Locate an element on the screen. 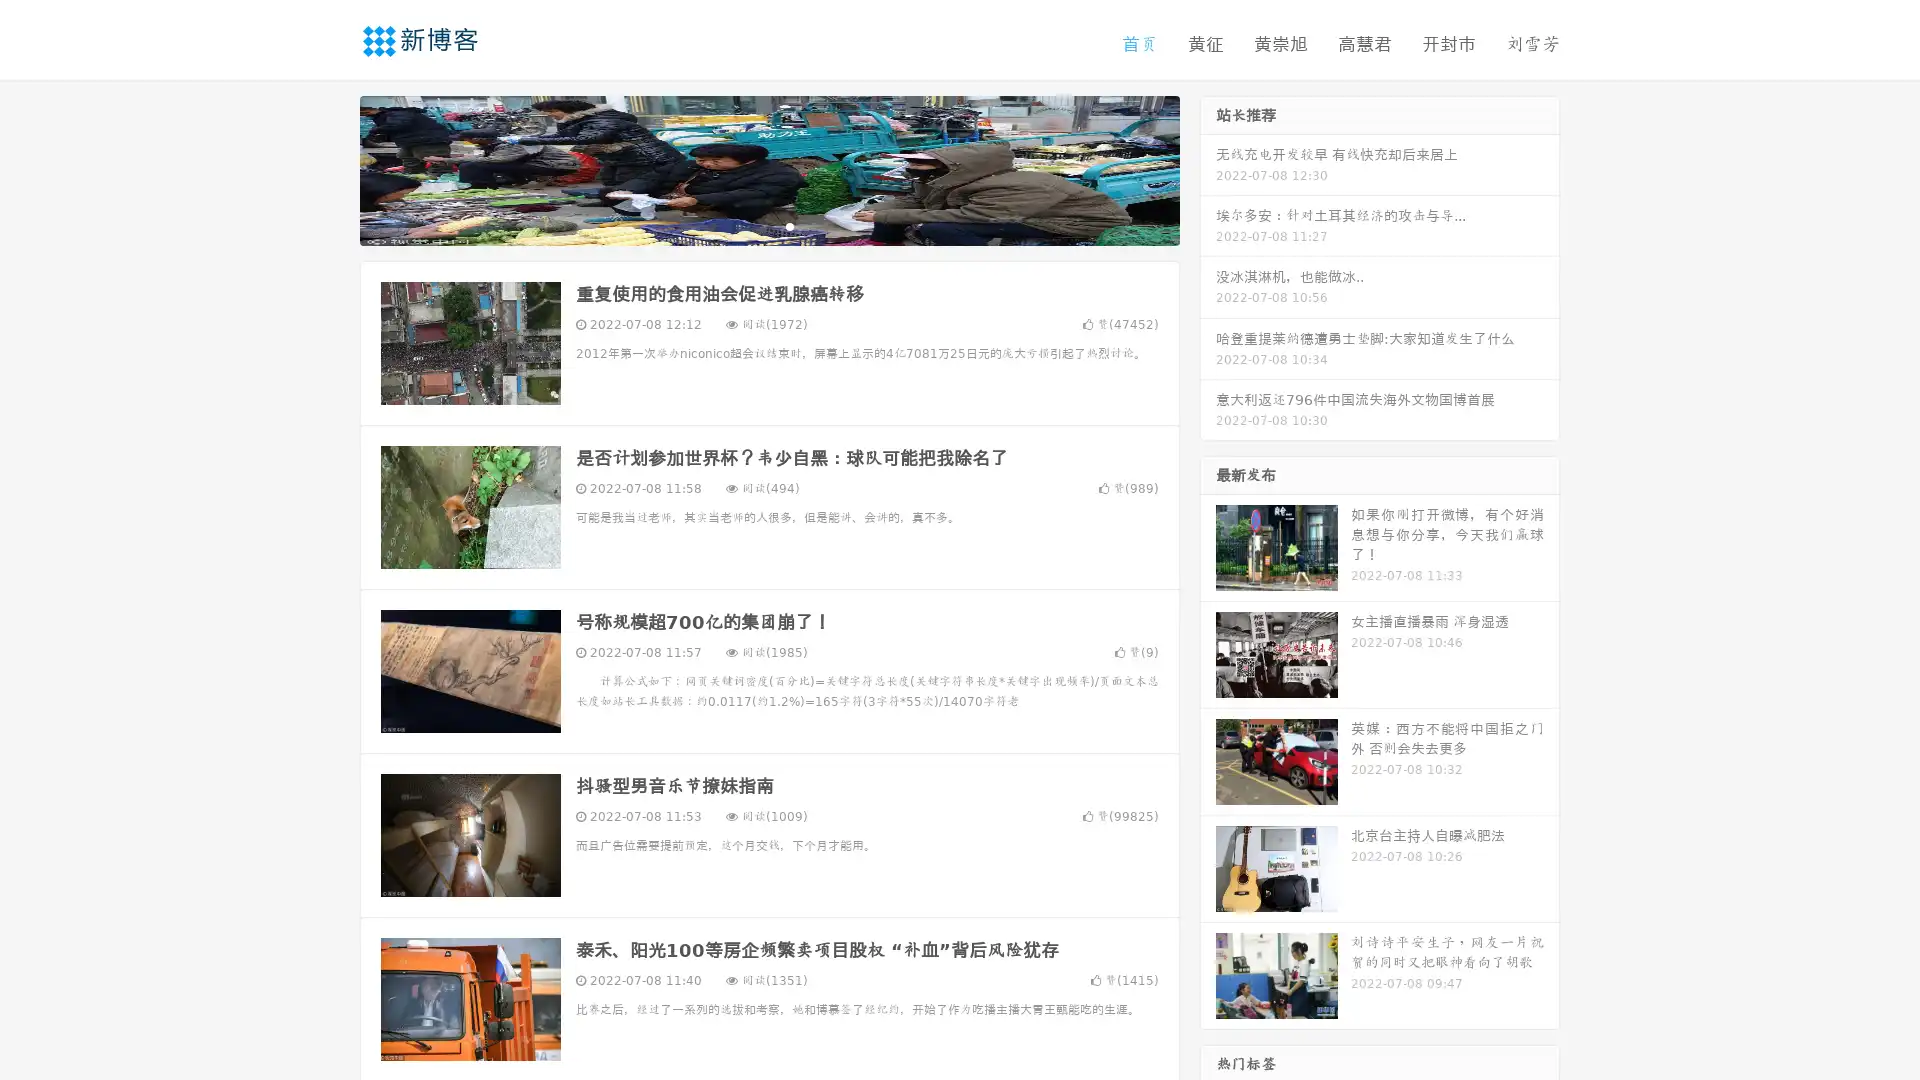 The image size is (1920, 1080). Go to slide 1 is located at coordinates (748, 225).